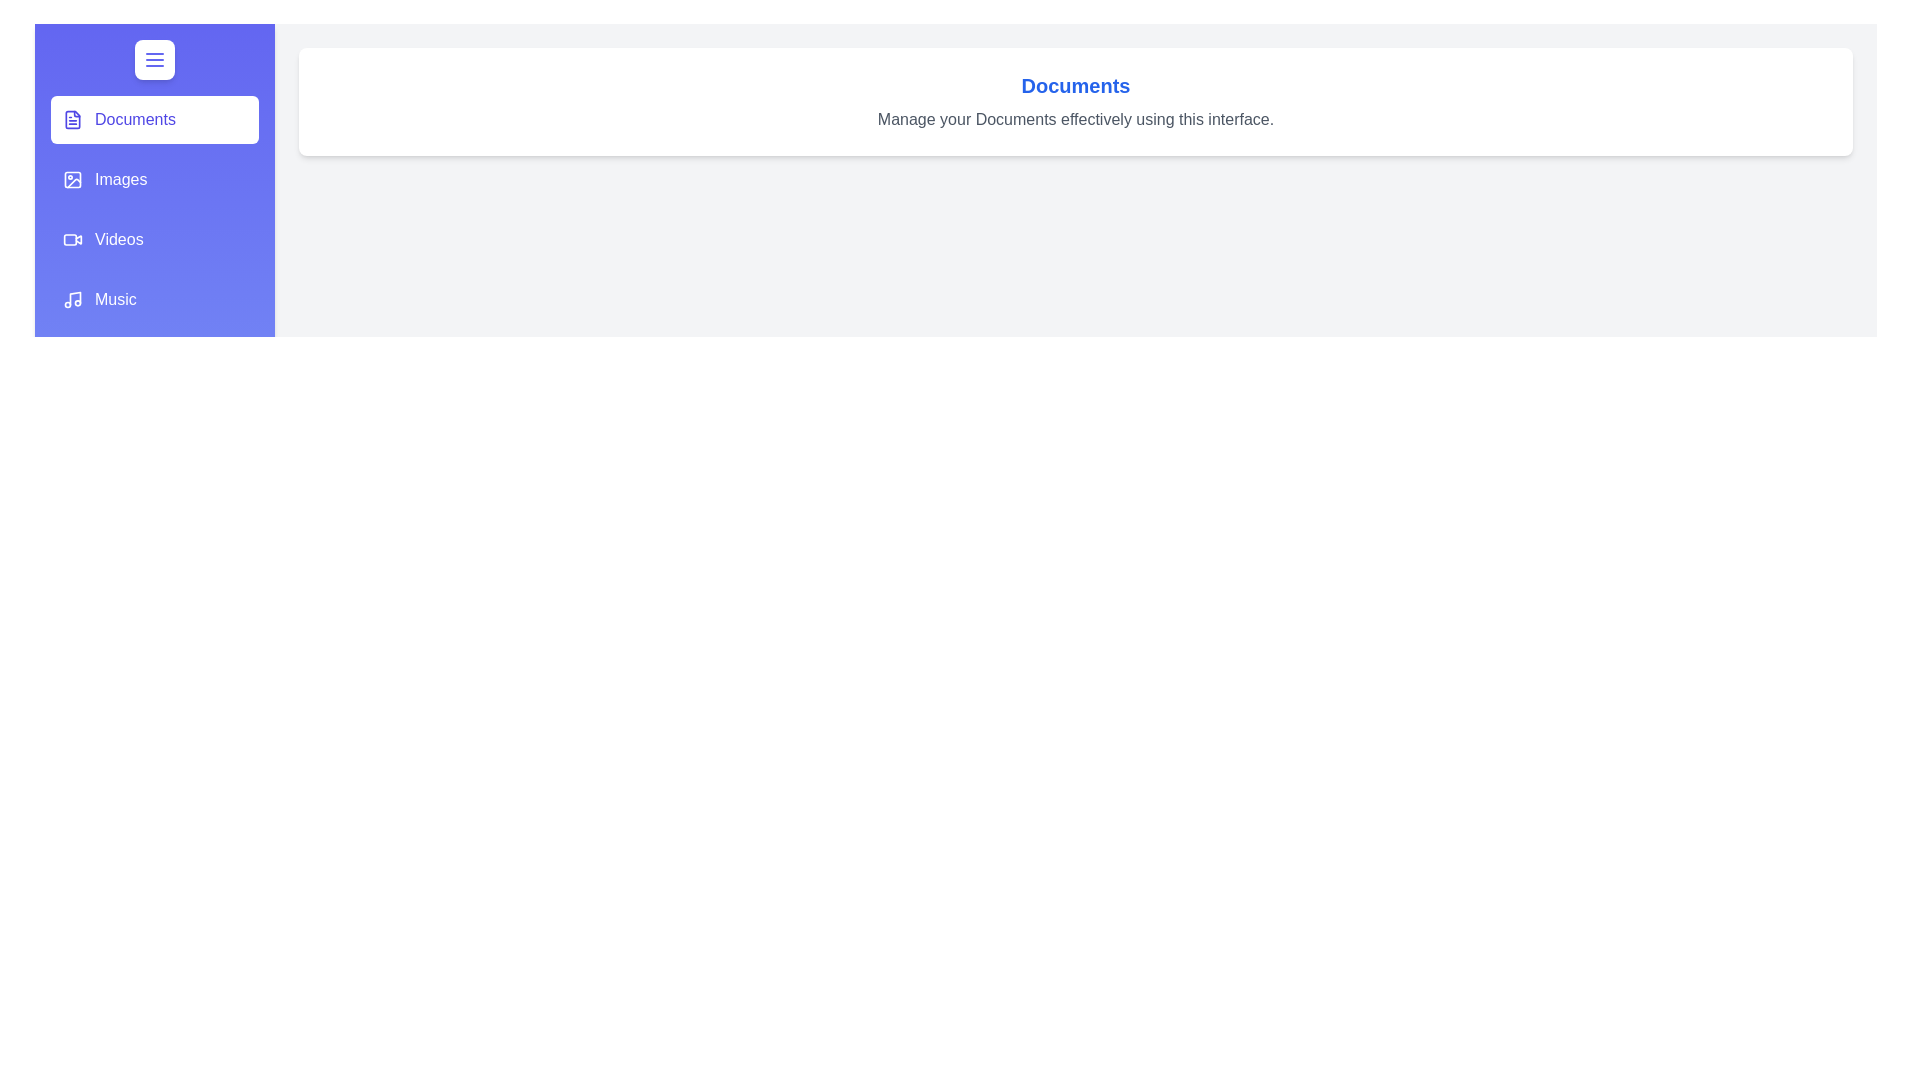 The width and height of the screenshot is (1920, 1080). I want to click on the section Images from the list, so click(153, 180).